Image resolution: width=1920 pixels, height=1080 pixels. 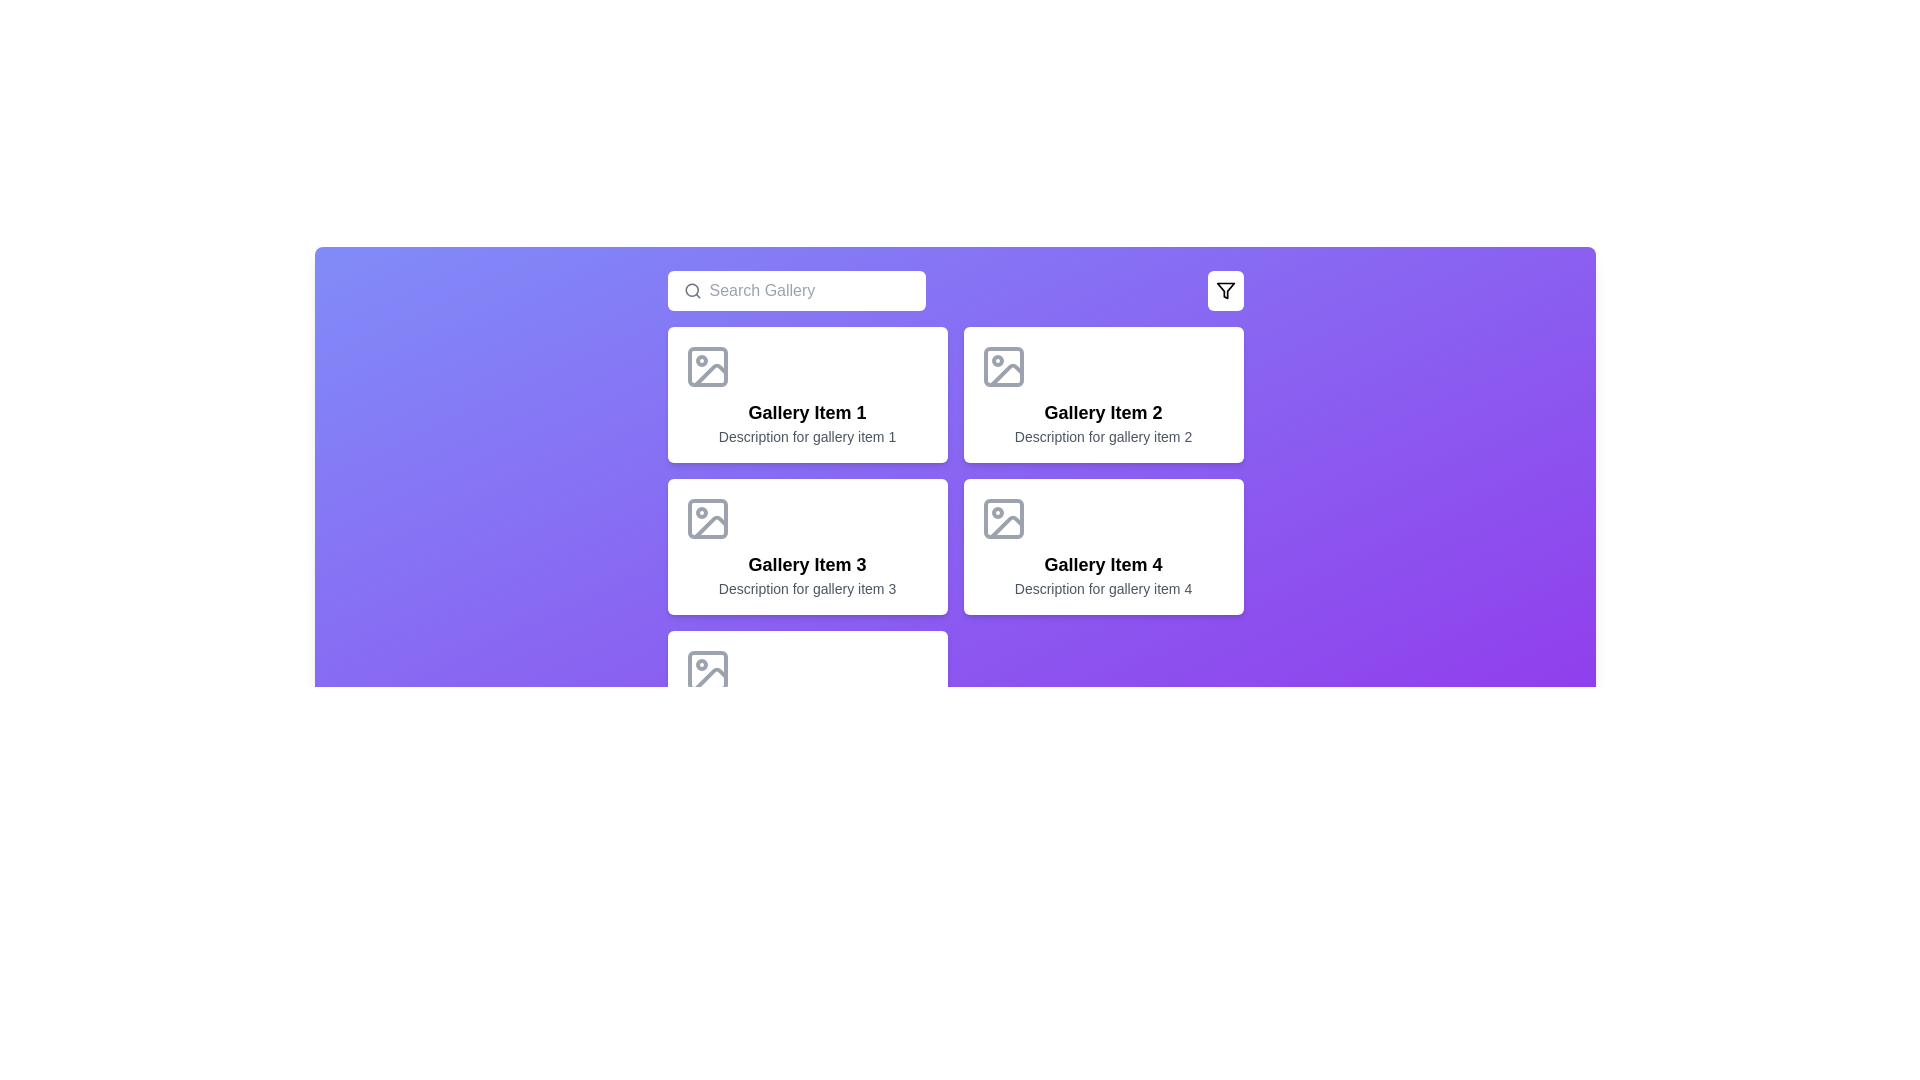 What do you see at coordinates (707, 366) in the screenshot?
I see `the Decorative SVG rectangle located in the topmost position of the 'Gallery Item 1' card within the grid layout` at bounding box center [707, 366].